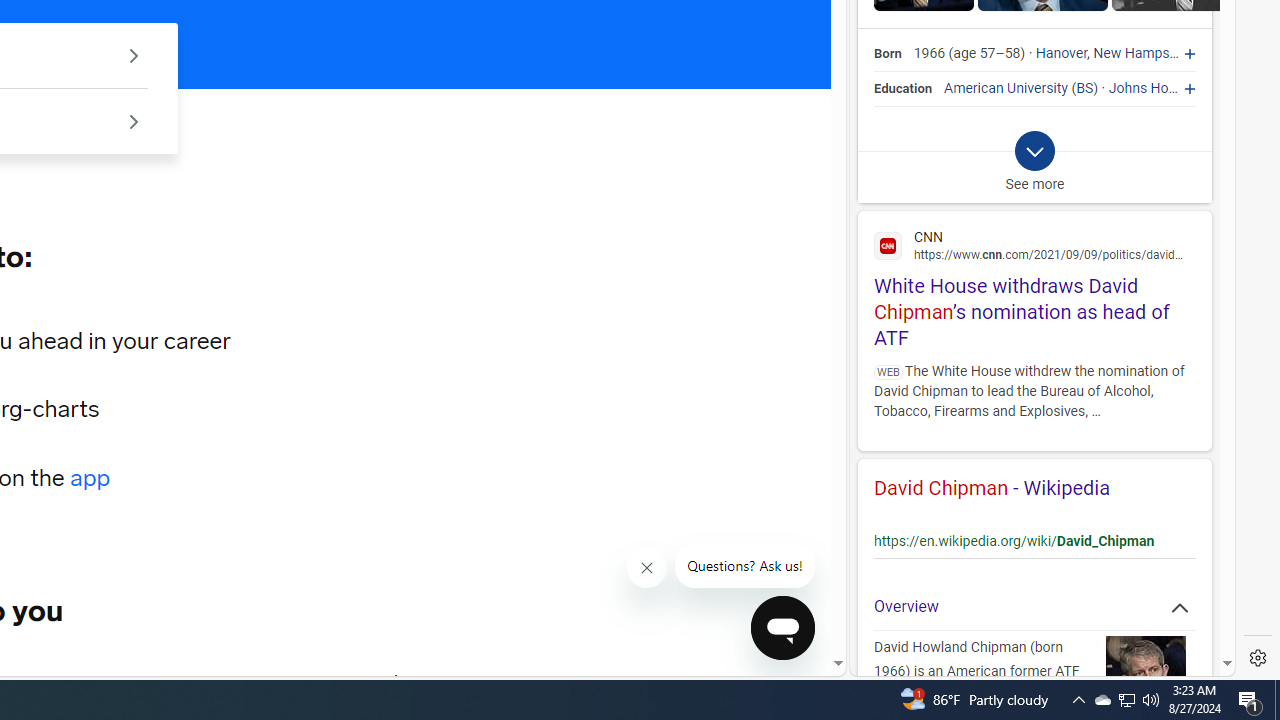  What do you see at coordinates (1060, 53) in the screenshot?
I see `'Hanover'` at bounding box center [1060, 53].